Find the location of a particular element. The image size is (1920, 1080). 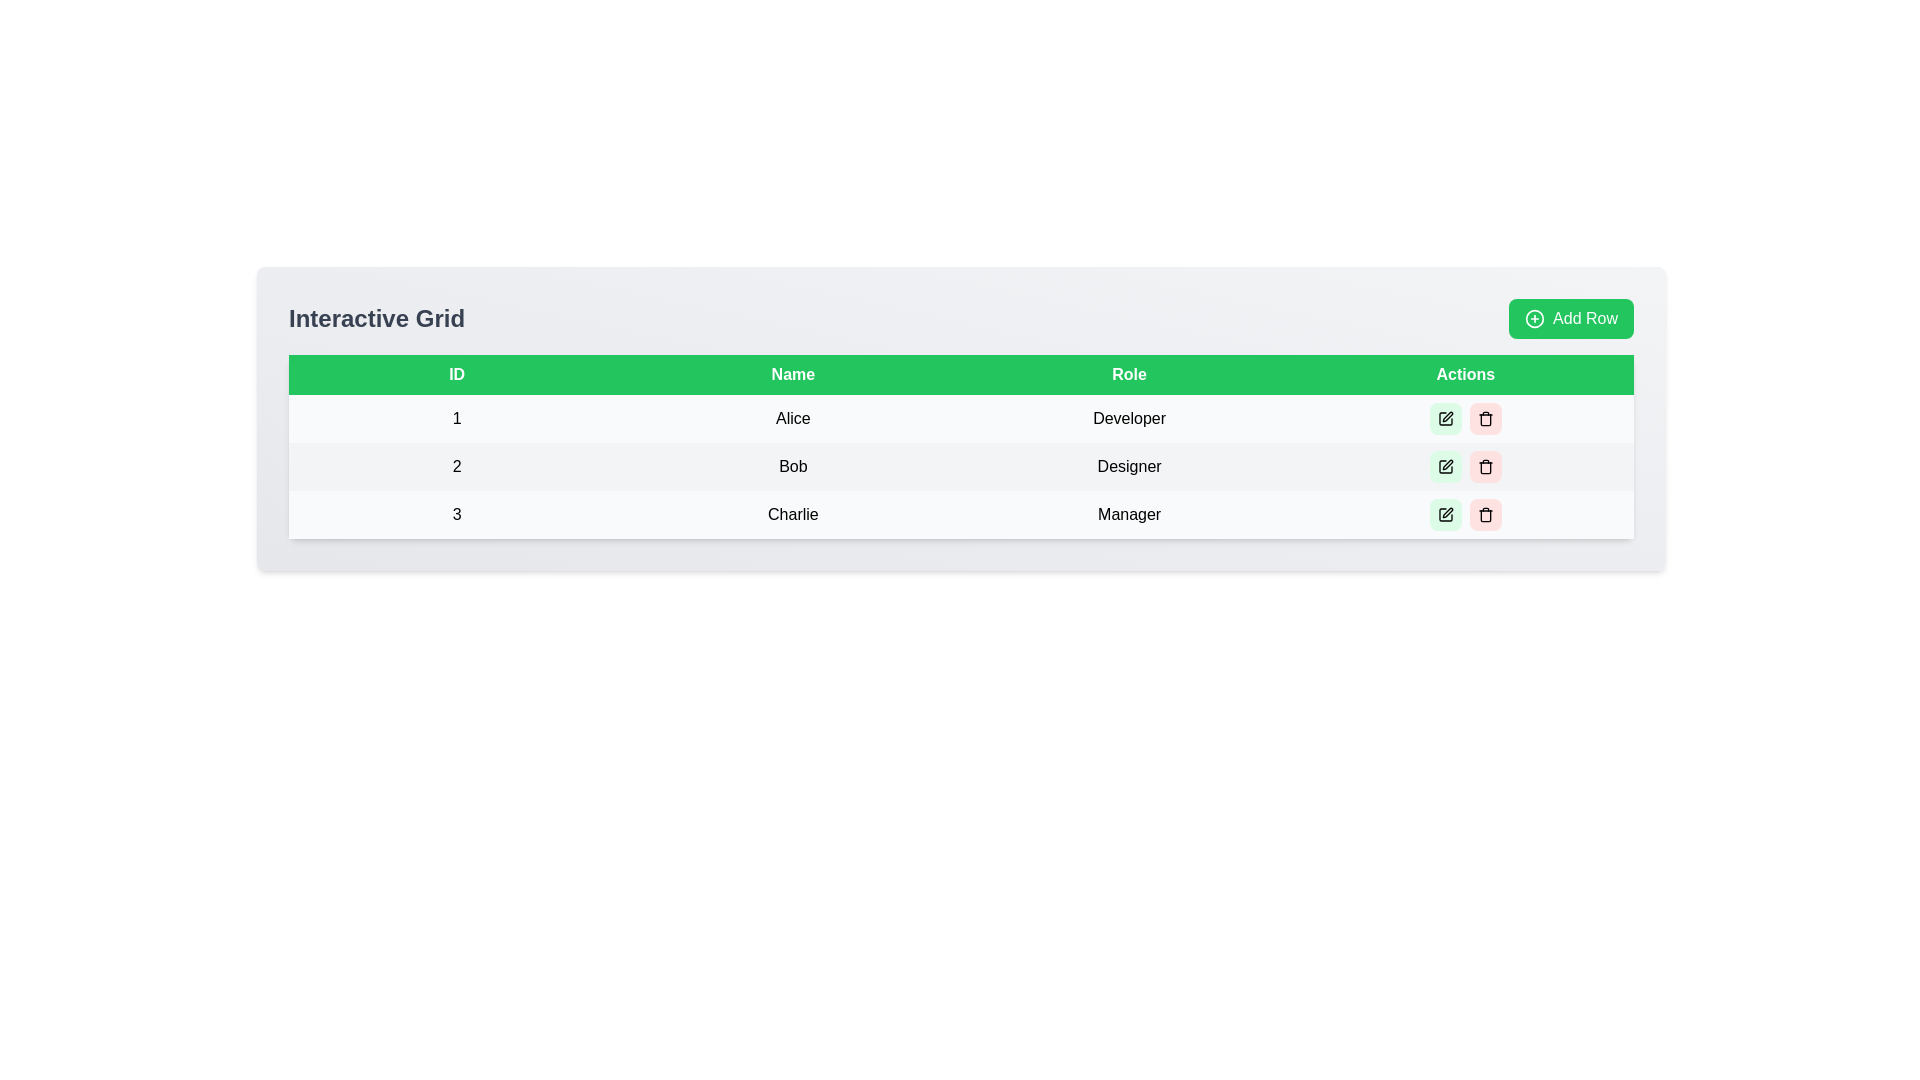

the Table cell text displaying the name of a person or entity located in the second cell of the first data row within the table, positioned between the 'ID' and 'Role' columns is located at coordinates (792, 418).